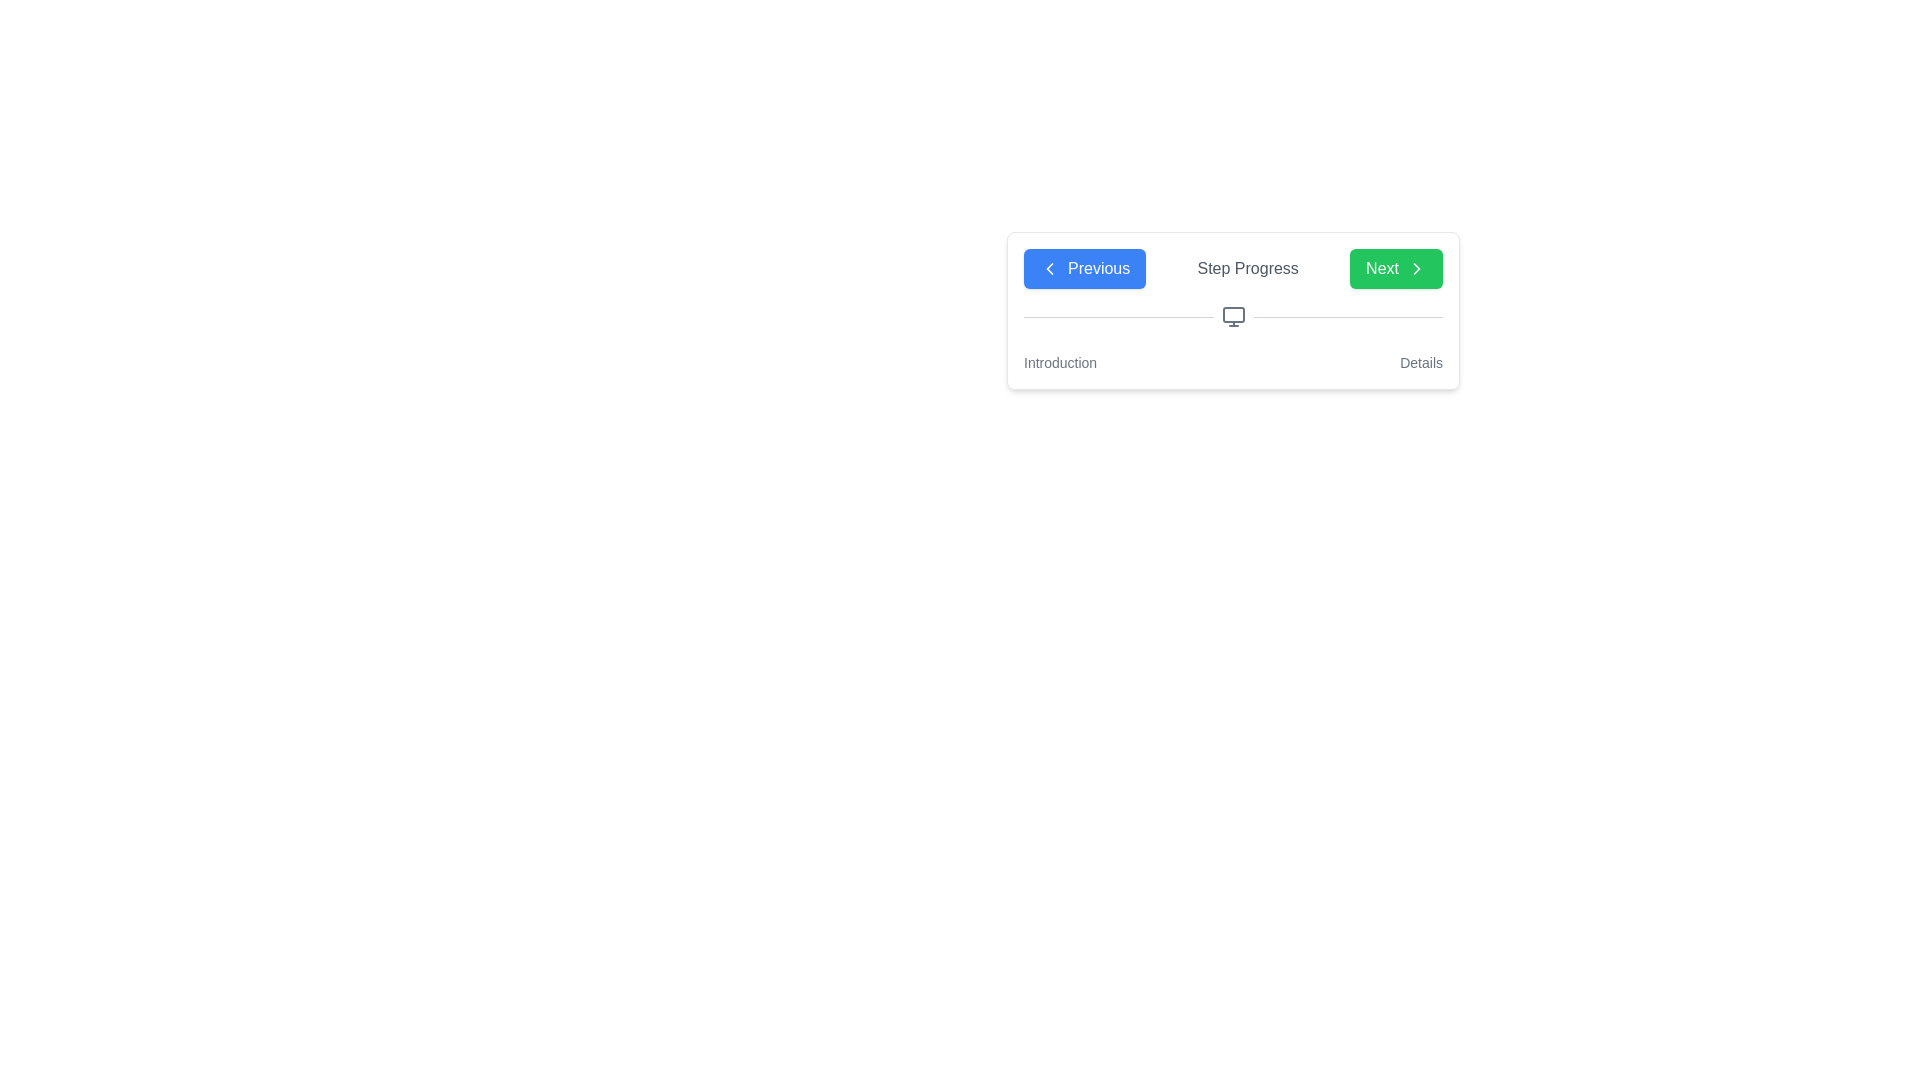  Describe the element at coordinates (1098, 268) in the screenshot. I see `the text label that serves as a navigation button for going to the previous step, located to the right of a left chevron icon within a blue button` at that location.